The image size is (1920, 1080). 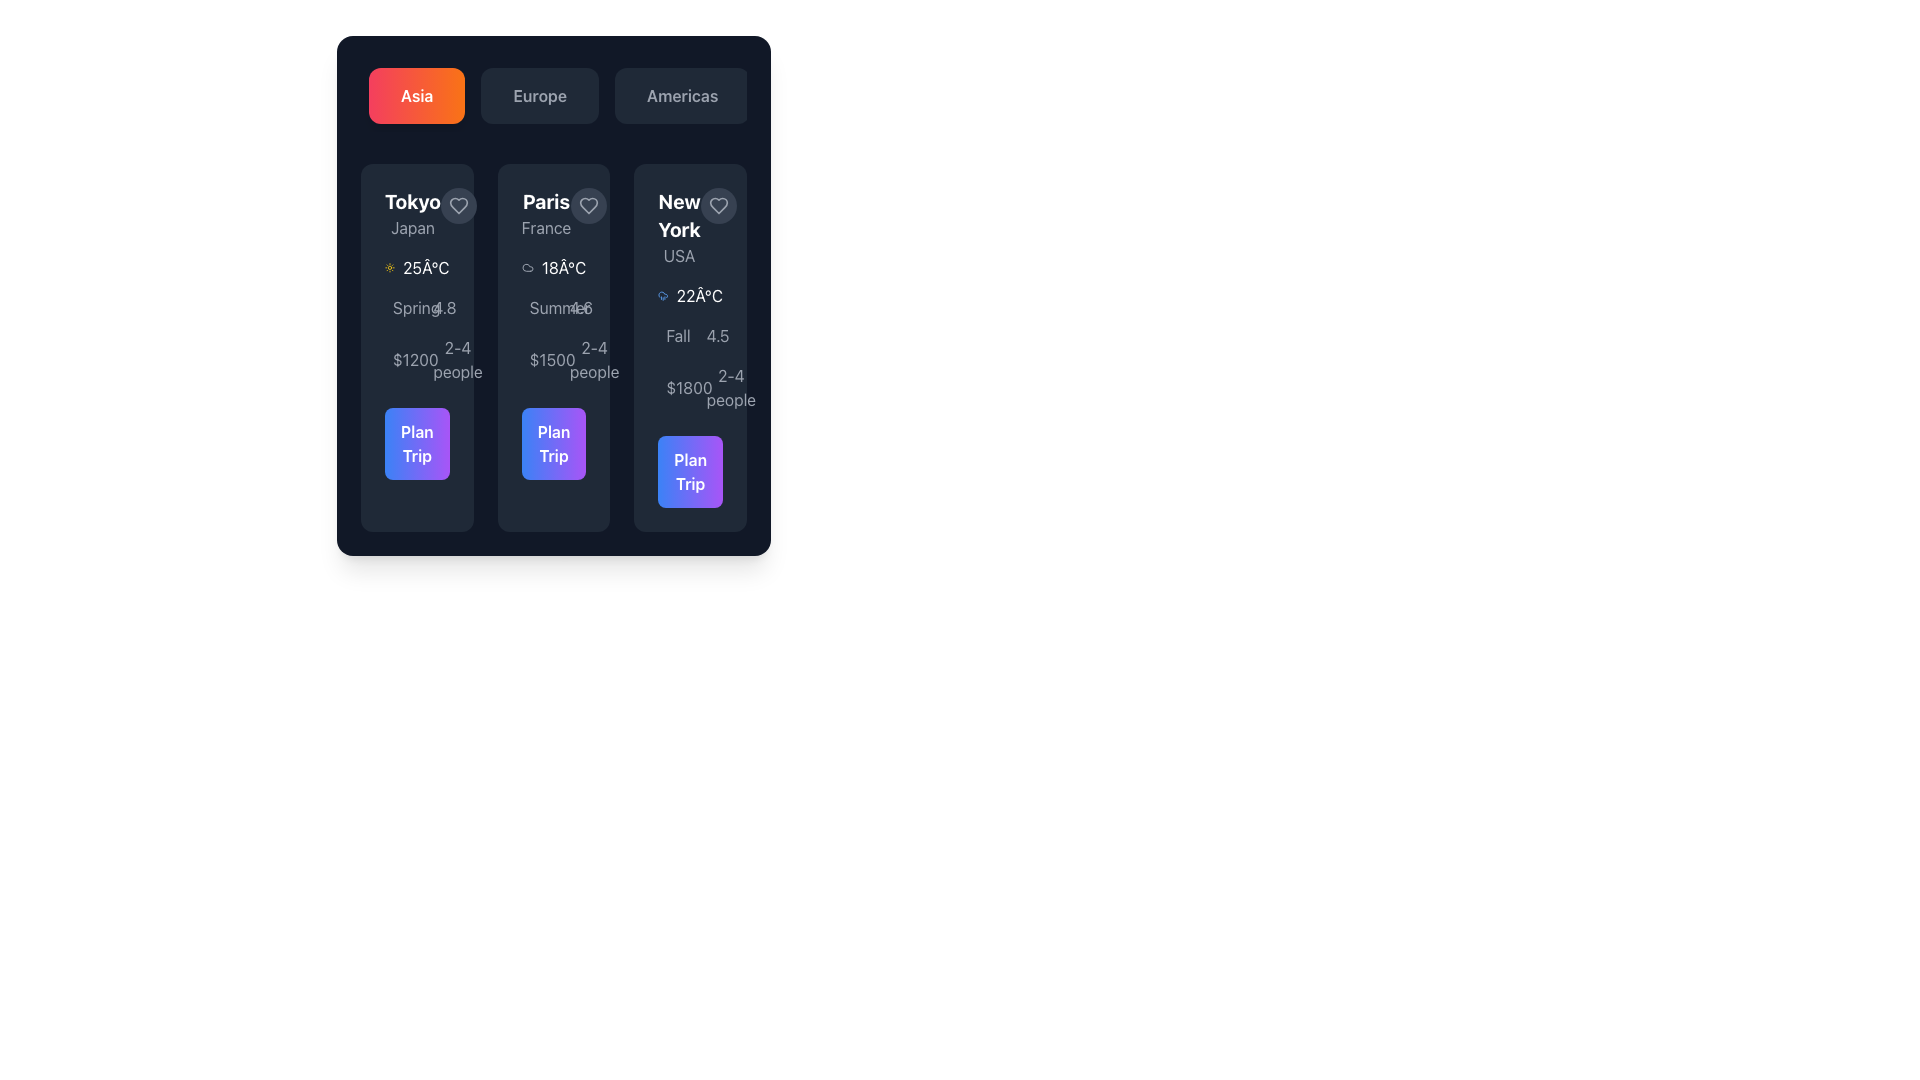 What do you see at coordinates (679, 254) in the screenshot?
I see `the text label displaying 'USA', which is located below 'New York' in the third card of the travel destinations grid` at bounding box center [679, 254].